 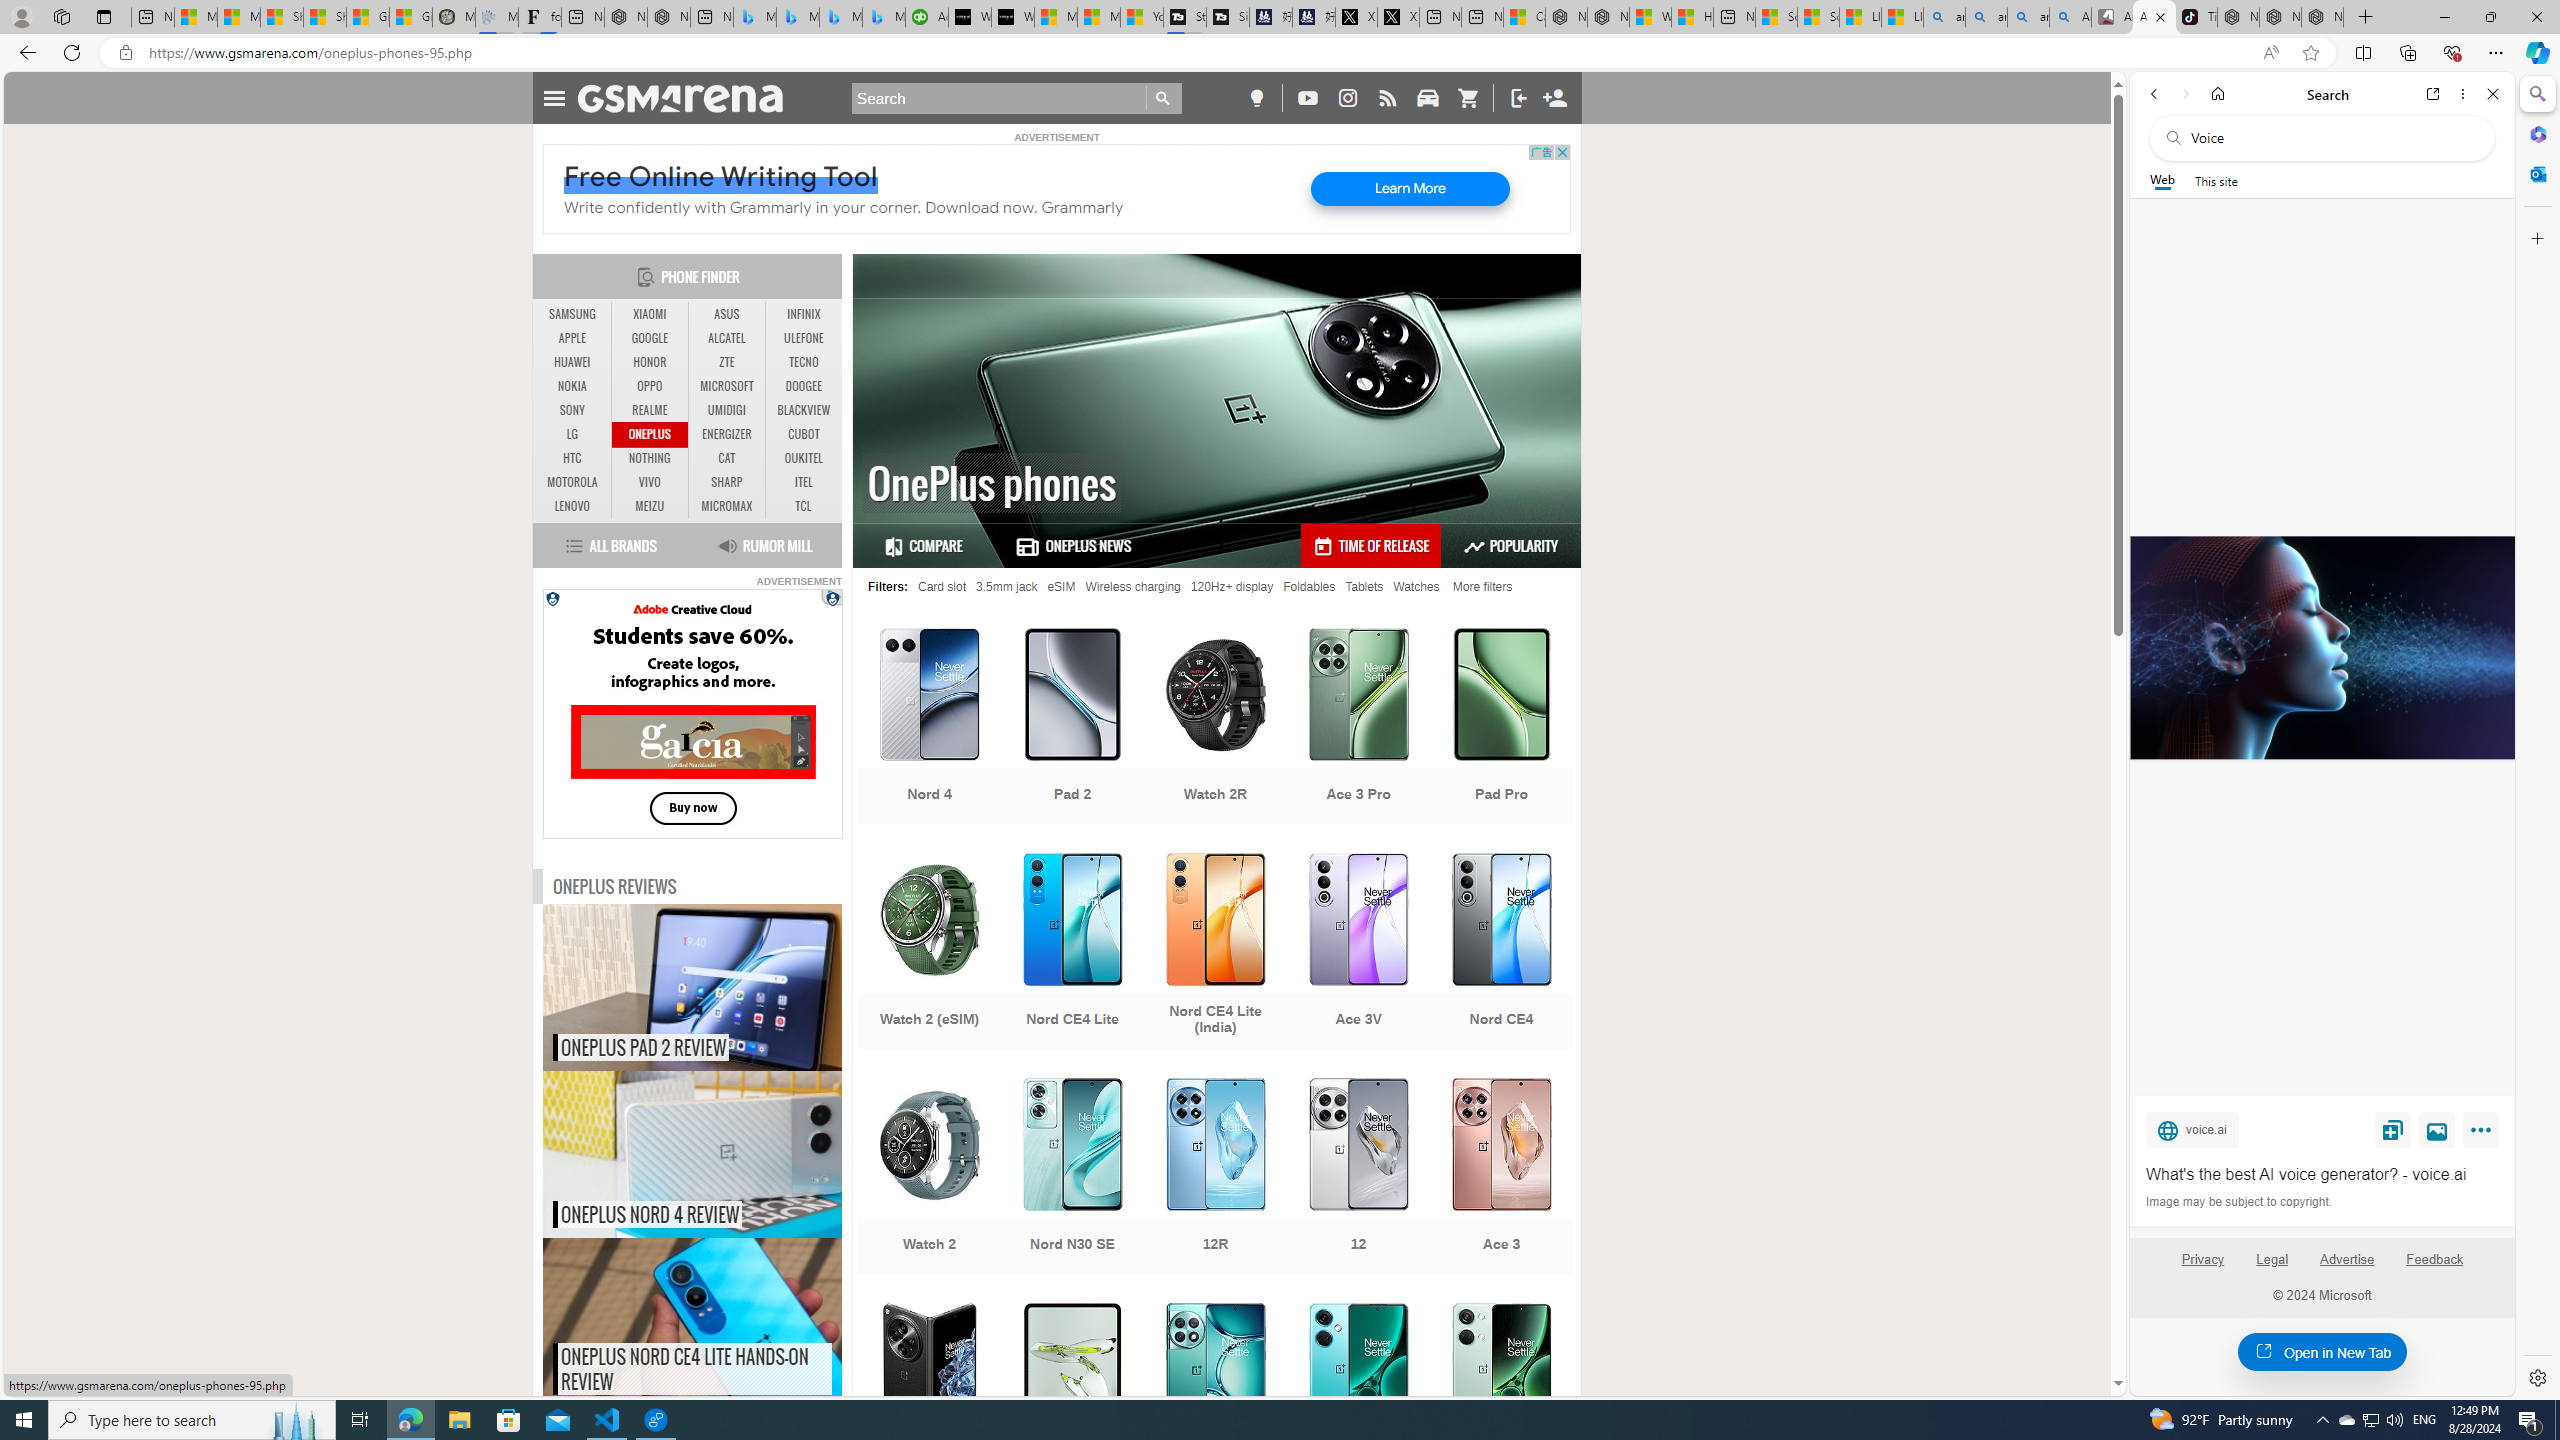 I want to click on 'ASUS', so click(x=726, y=314).